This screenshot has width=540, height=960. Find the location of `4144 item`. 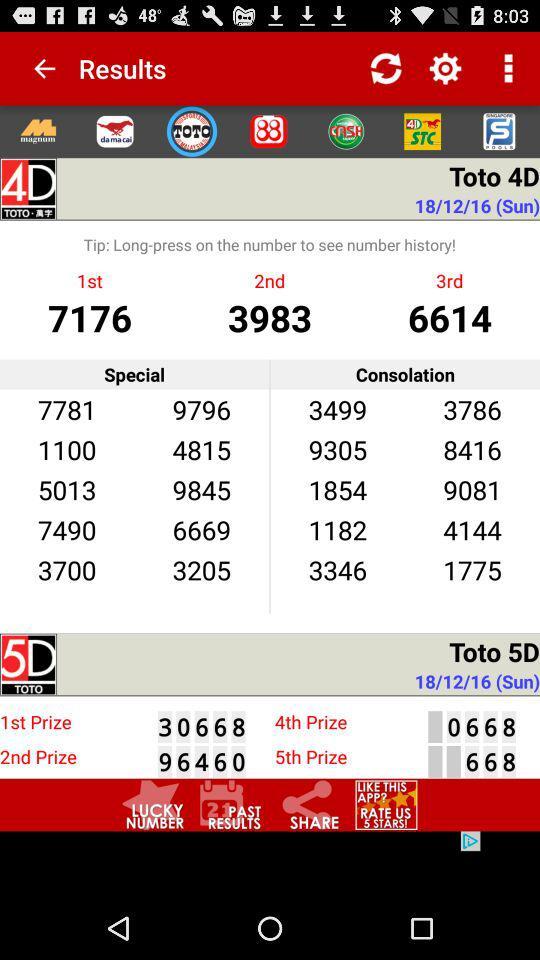

4144 item is located at coordinates (472, 528).